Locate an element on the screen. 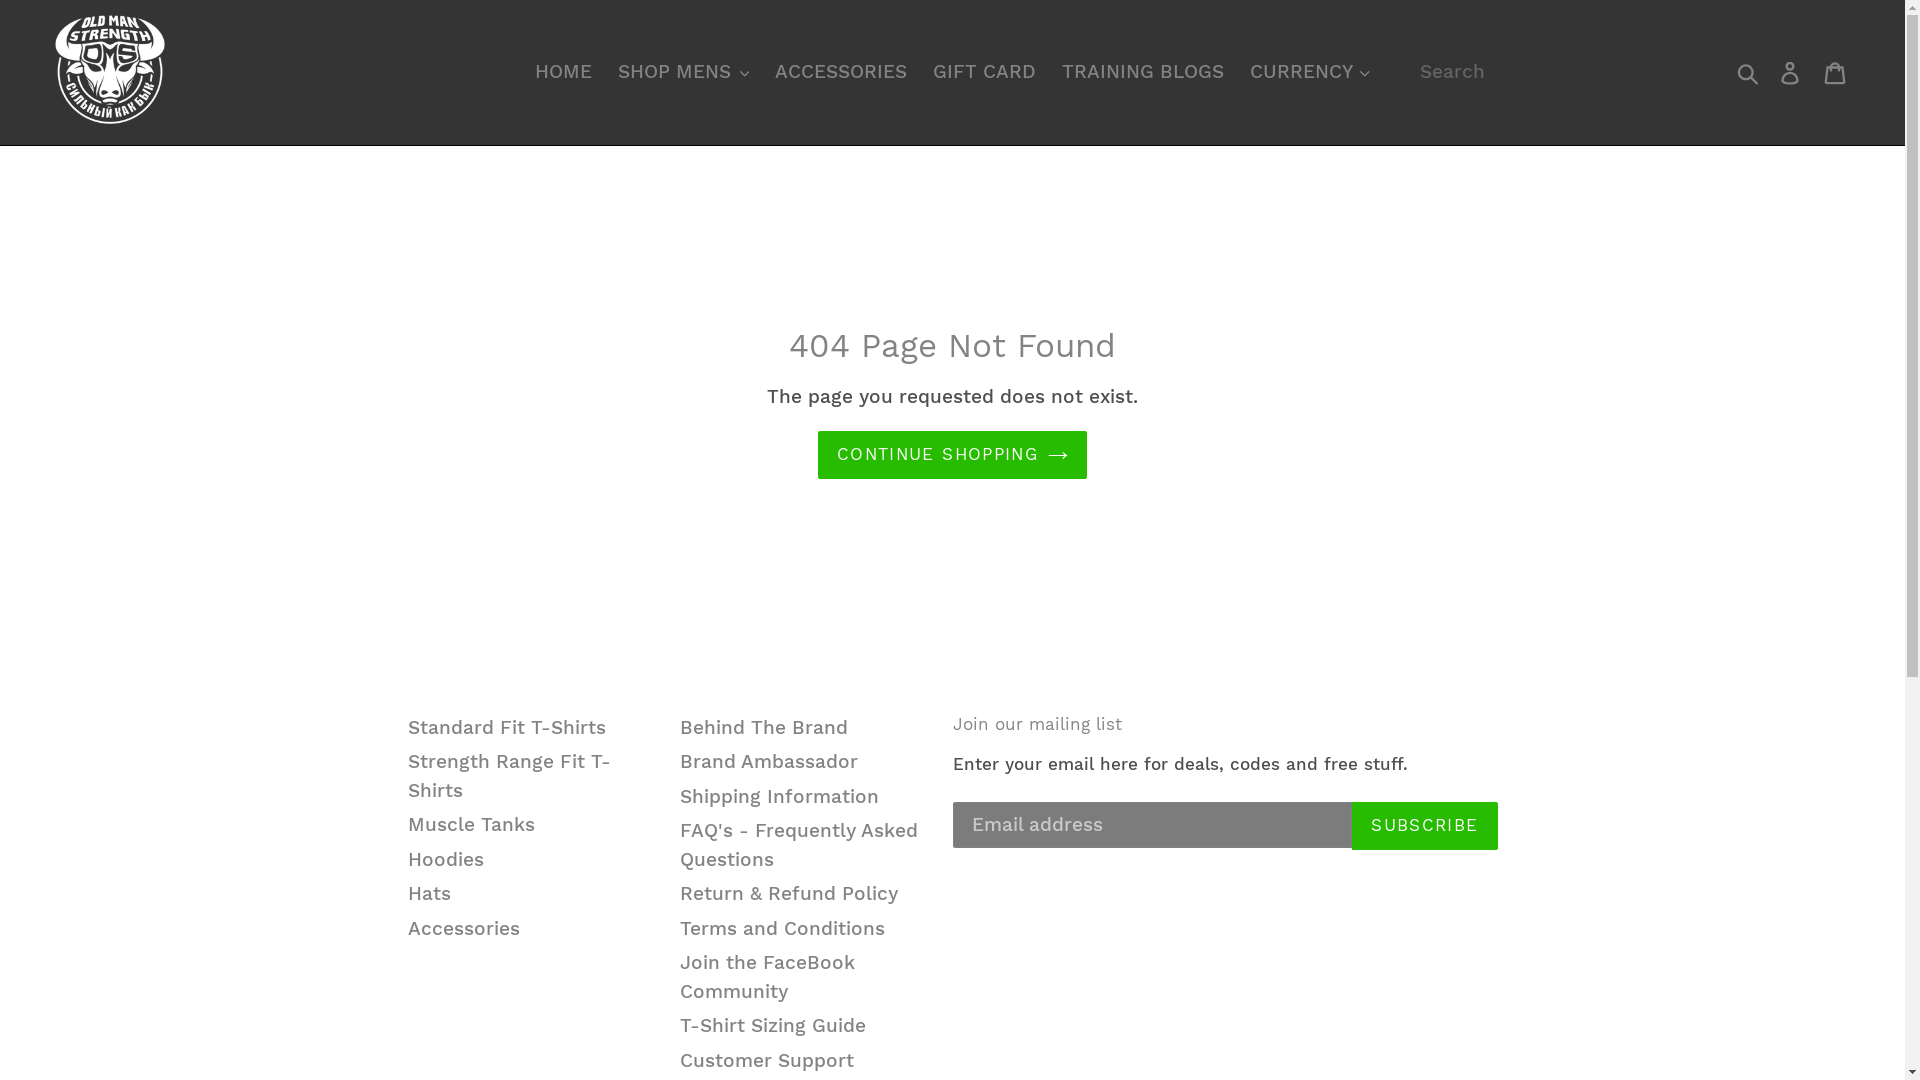 This screenshot has width=1920, height=1080. 'T-Shirt Sizing Guide' is located at coordinates (771, 1025).